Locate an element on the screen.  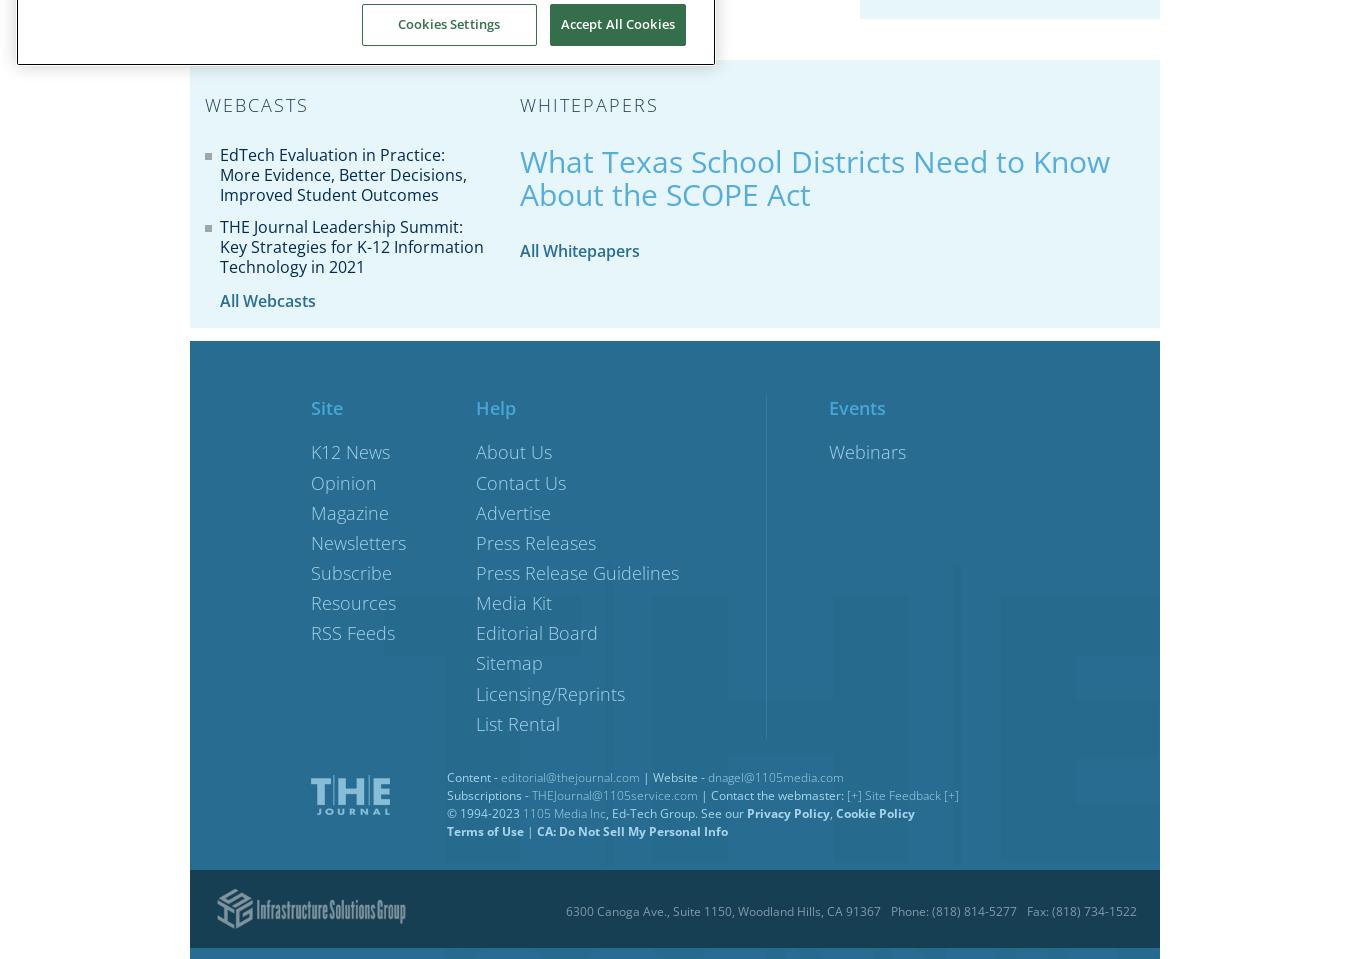
'CA: Do Not Sell My Personal Info' is located at coordinates (632, 829).